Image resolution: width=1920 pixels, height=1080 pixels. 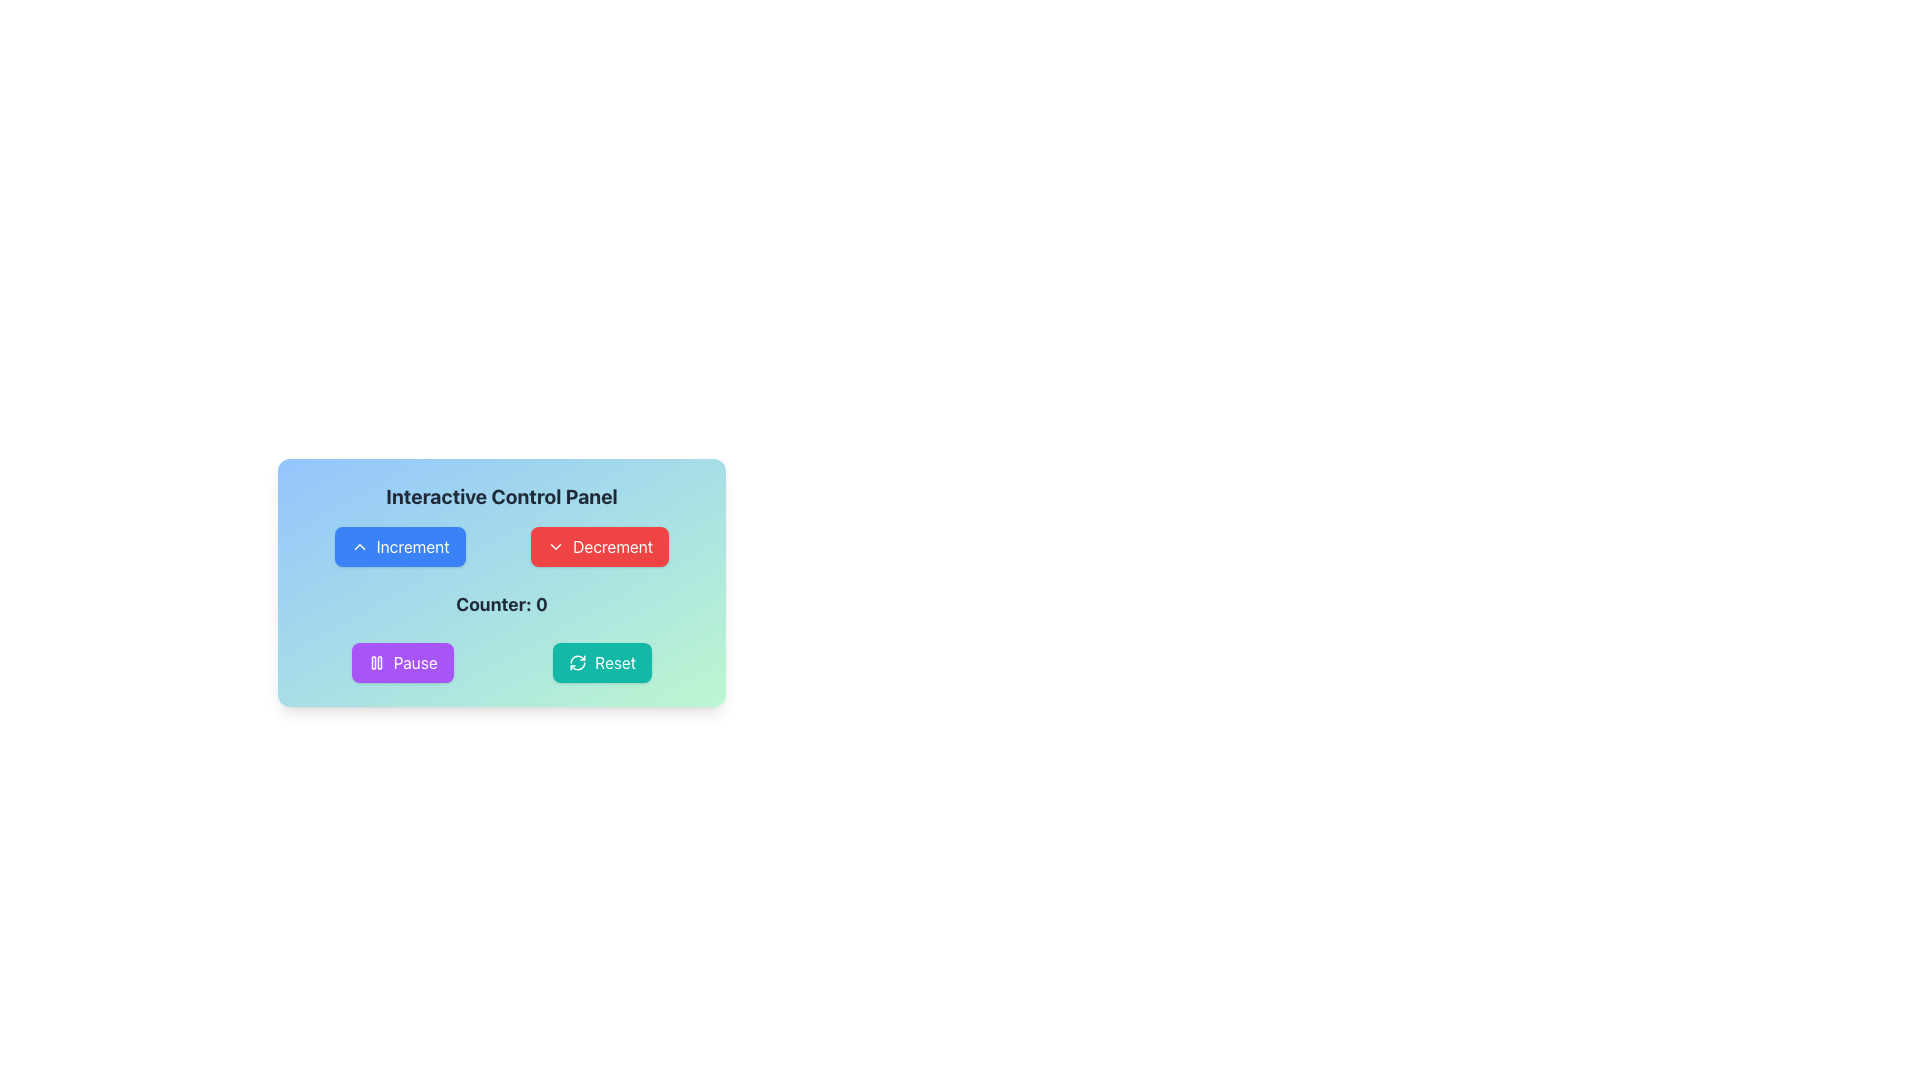 I want to click on the 'Increment' button with a blue background and upward arrow icon located in the 'Interactive Control Panel' to increment a value, so click(x=400, y=547).